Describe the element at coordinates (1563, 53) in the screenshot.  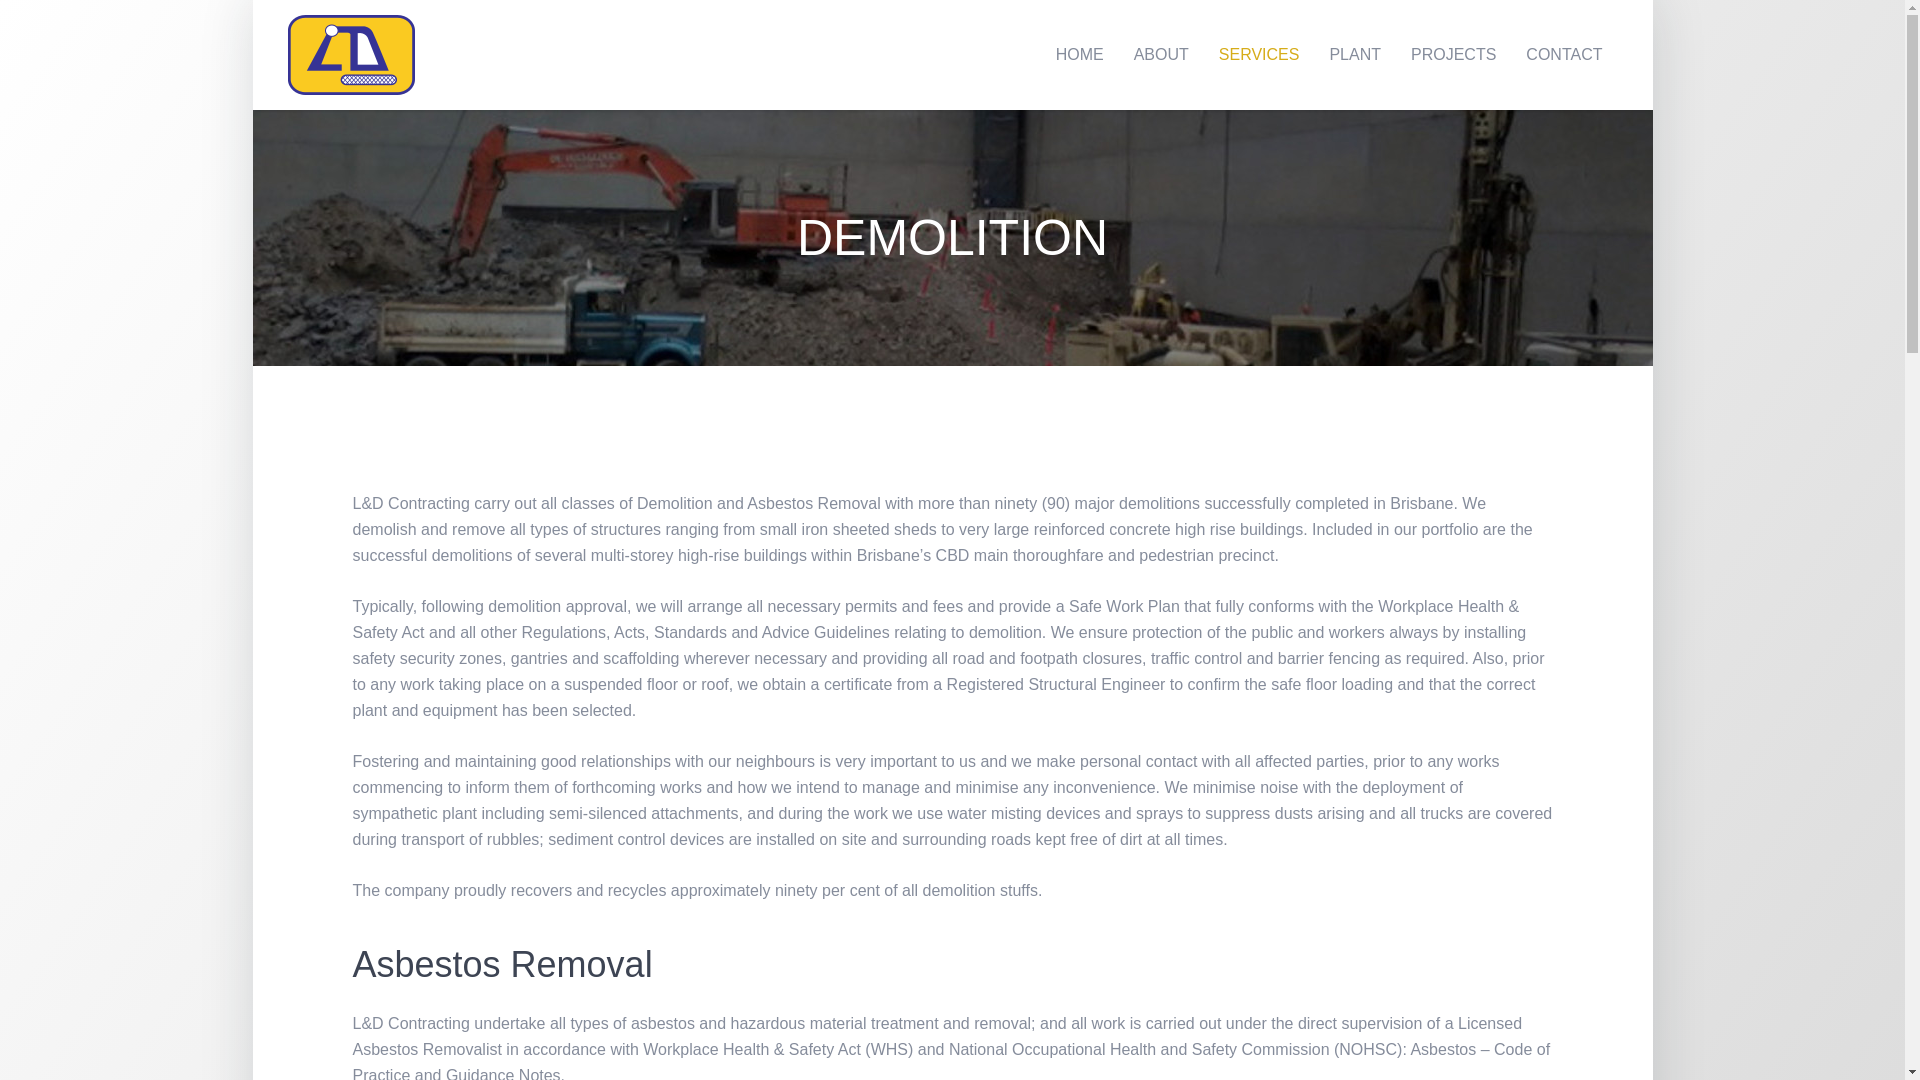
I see `'CONTACT'` at that location.